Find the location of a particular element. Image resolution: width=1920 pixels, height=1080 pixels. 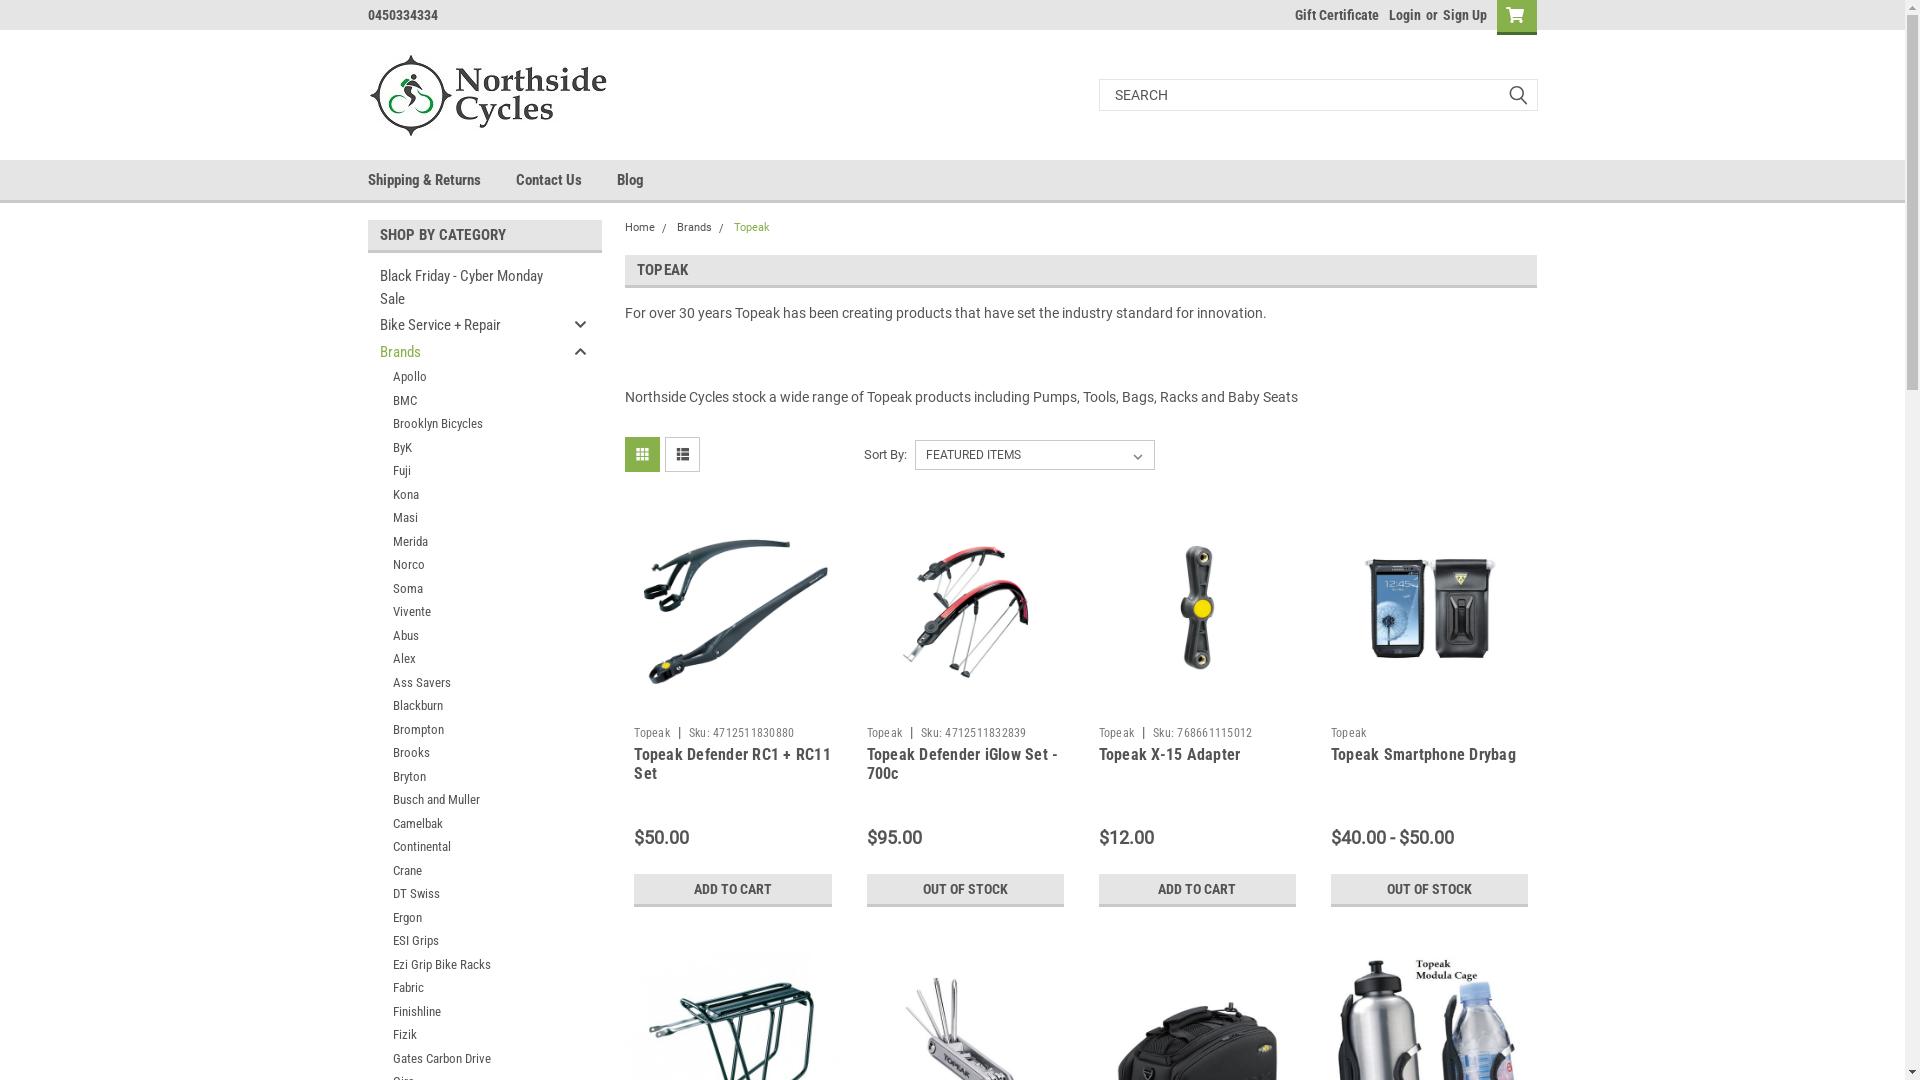

'Continental' is located at coordinates (466, 847).